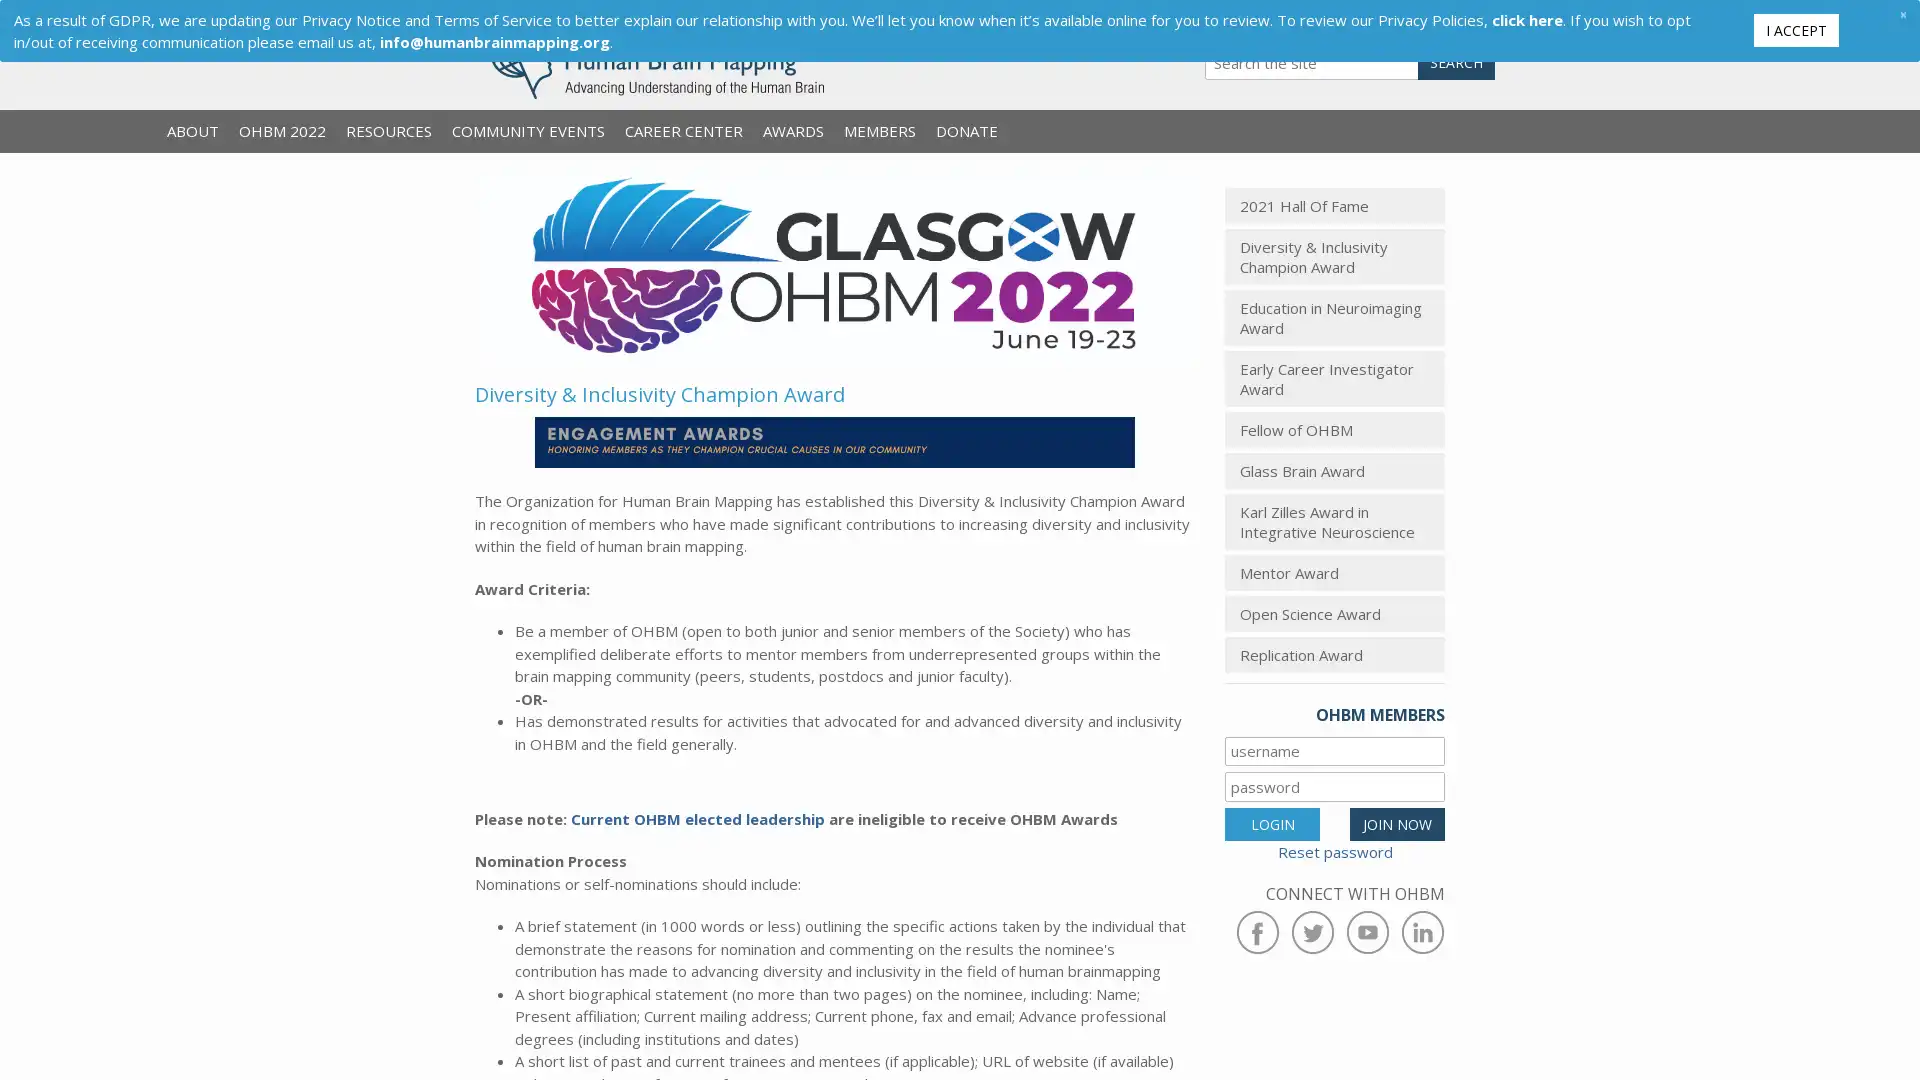 This screenshot has width=1920, height=1080. What do you see at coordinates (1396, 823) in the screenshot?
I see `JOIN NOW` at bounding box center [1396, 823].